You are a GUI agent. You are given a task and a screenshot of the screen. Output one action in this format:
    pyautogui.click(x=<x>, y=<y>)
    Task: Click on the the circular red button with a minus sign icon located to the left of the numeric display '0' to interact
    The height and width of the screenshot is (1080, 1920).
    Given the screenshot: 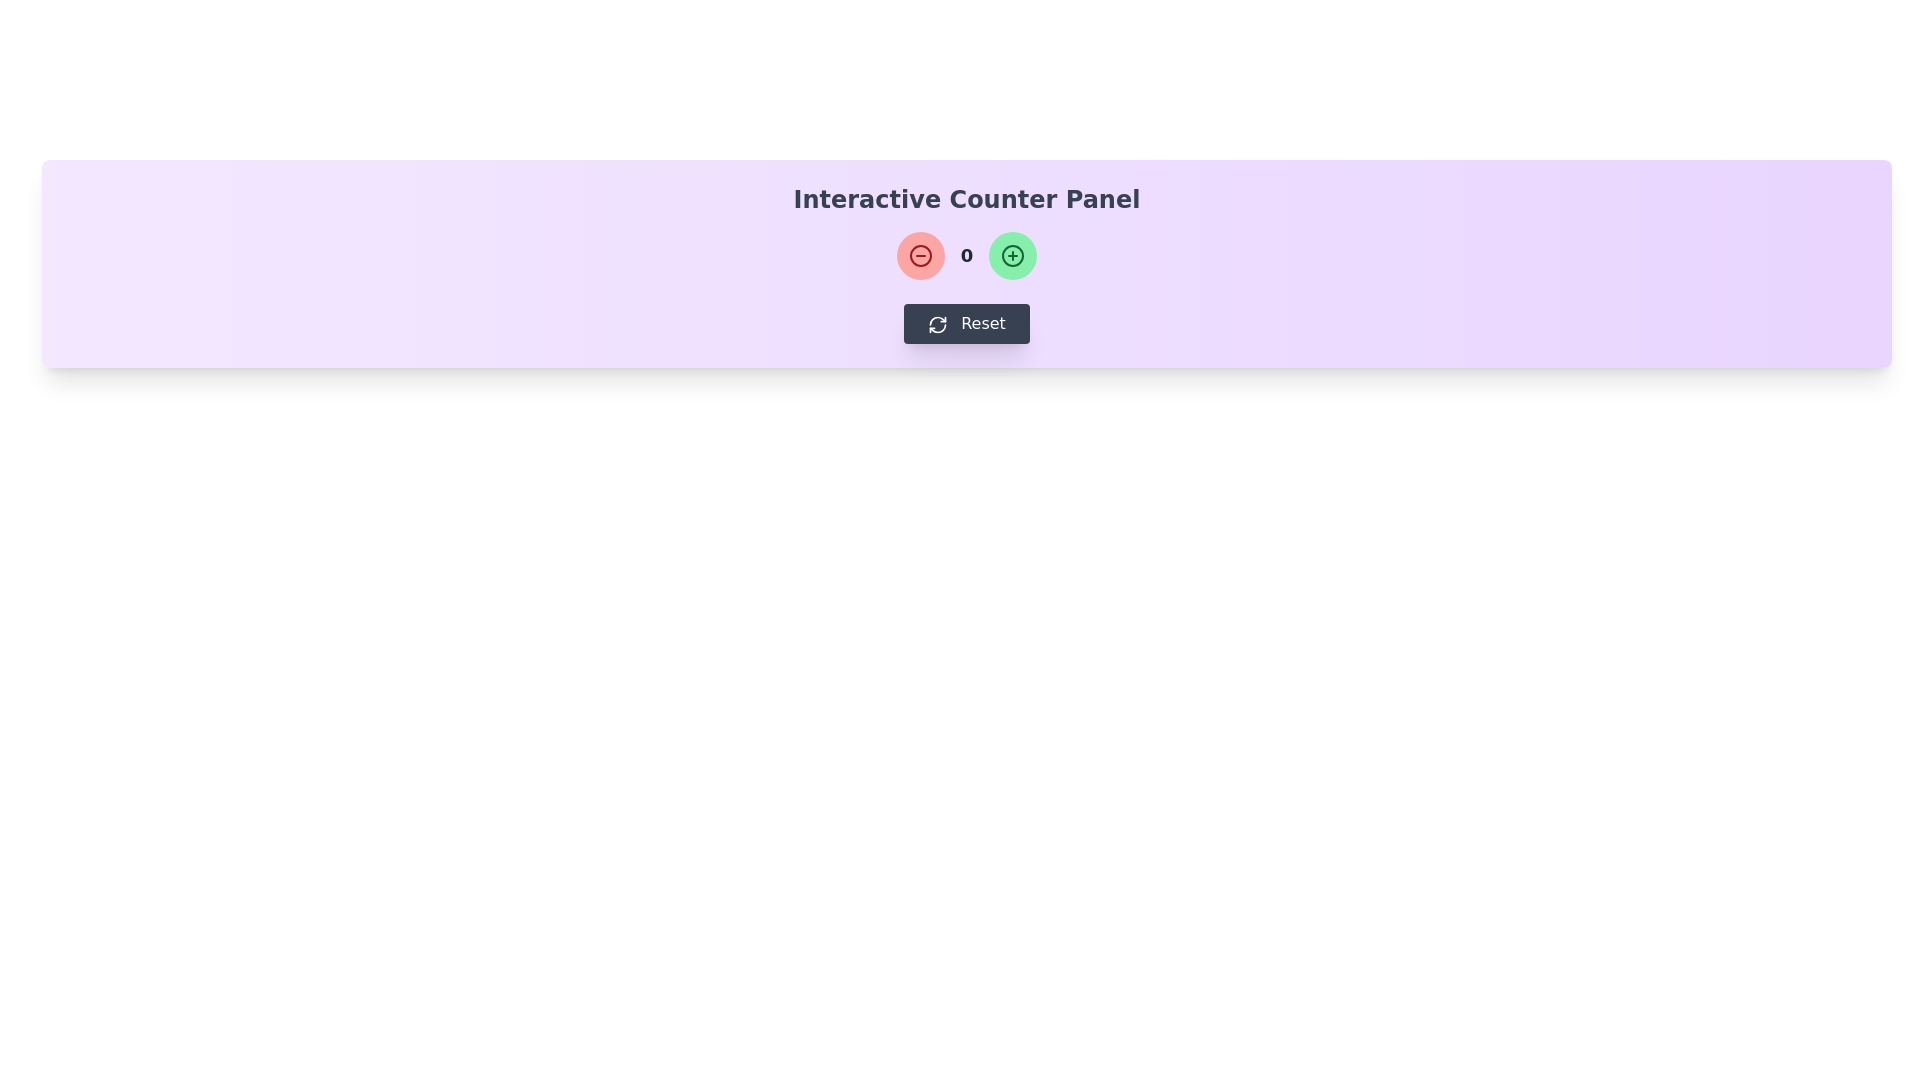 What is the action you would take?
    pyautogui.click(x=919, y=254)
    